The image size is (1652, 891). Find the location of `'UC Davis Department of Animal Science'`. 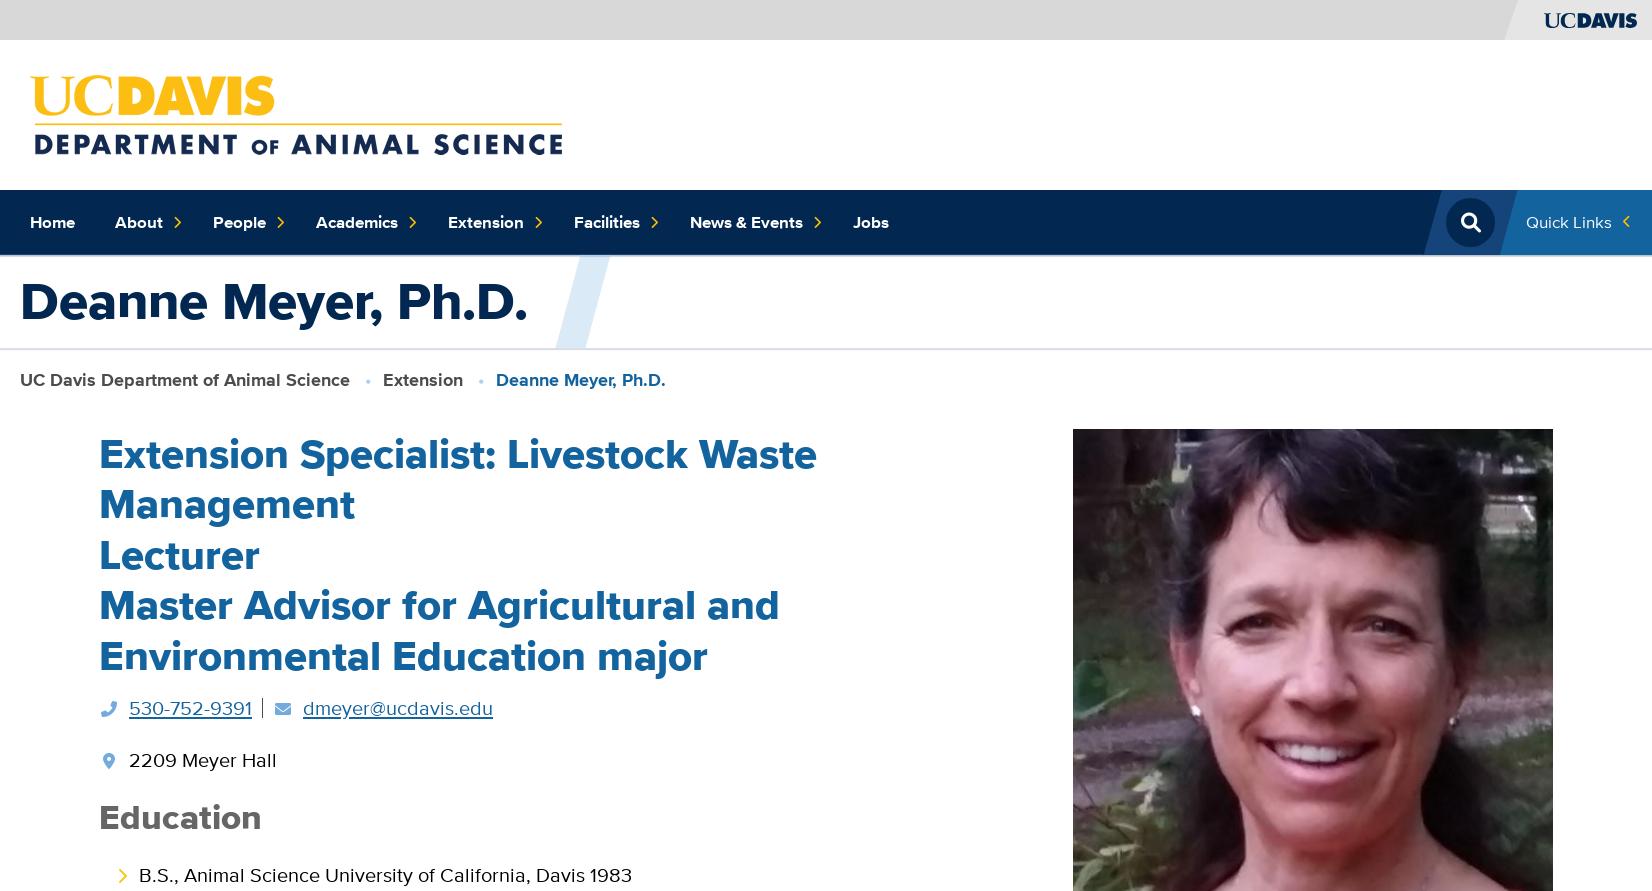

'UC Davis Department of Animal Science' is located at coordinates (185, 379).